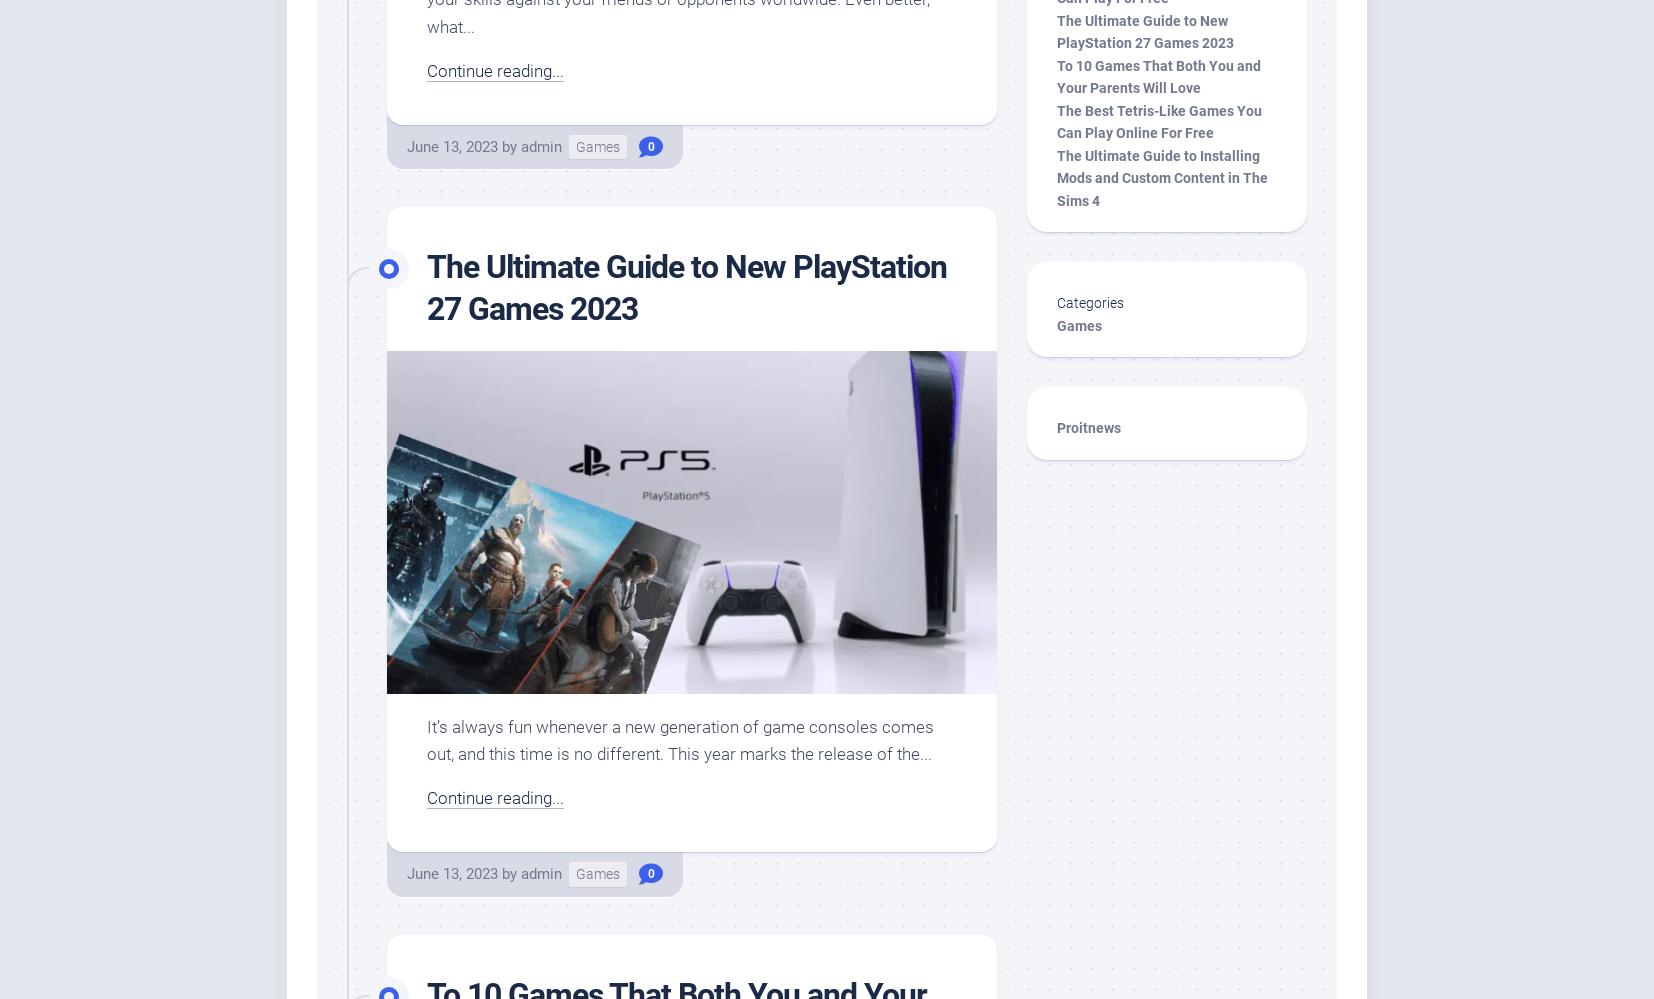 The width and height of the screenshot is (1654, 999). What do you see at coordinates (1056, 176) in the screenshot?
I see `'The Ultimate Guide to Installing Mods and Custom Content in The Sims 4'` at bounding box center [1056, 176].